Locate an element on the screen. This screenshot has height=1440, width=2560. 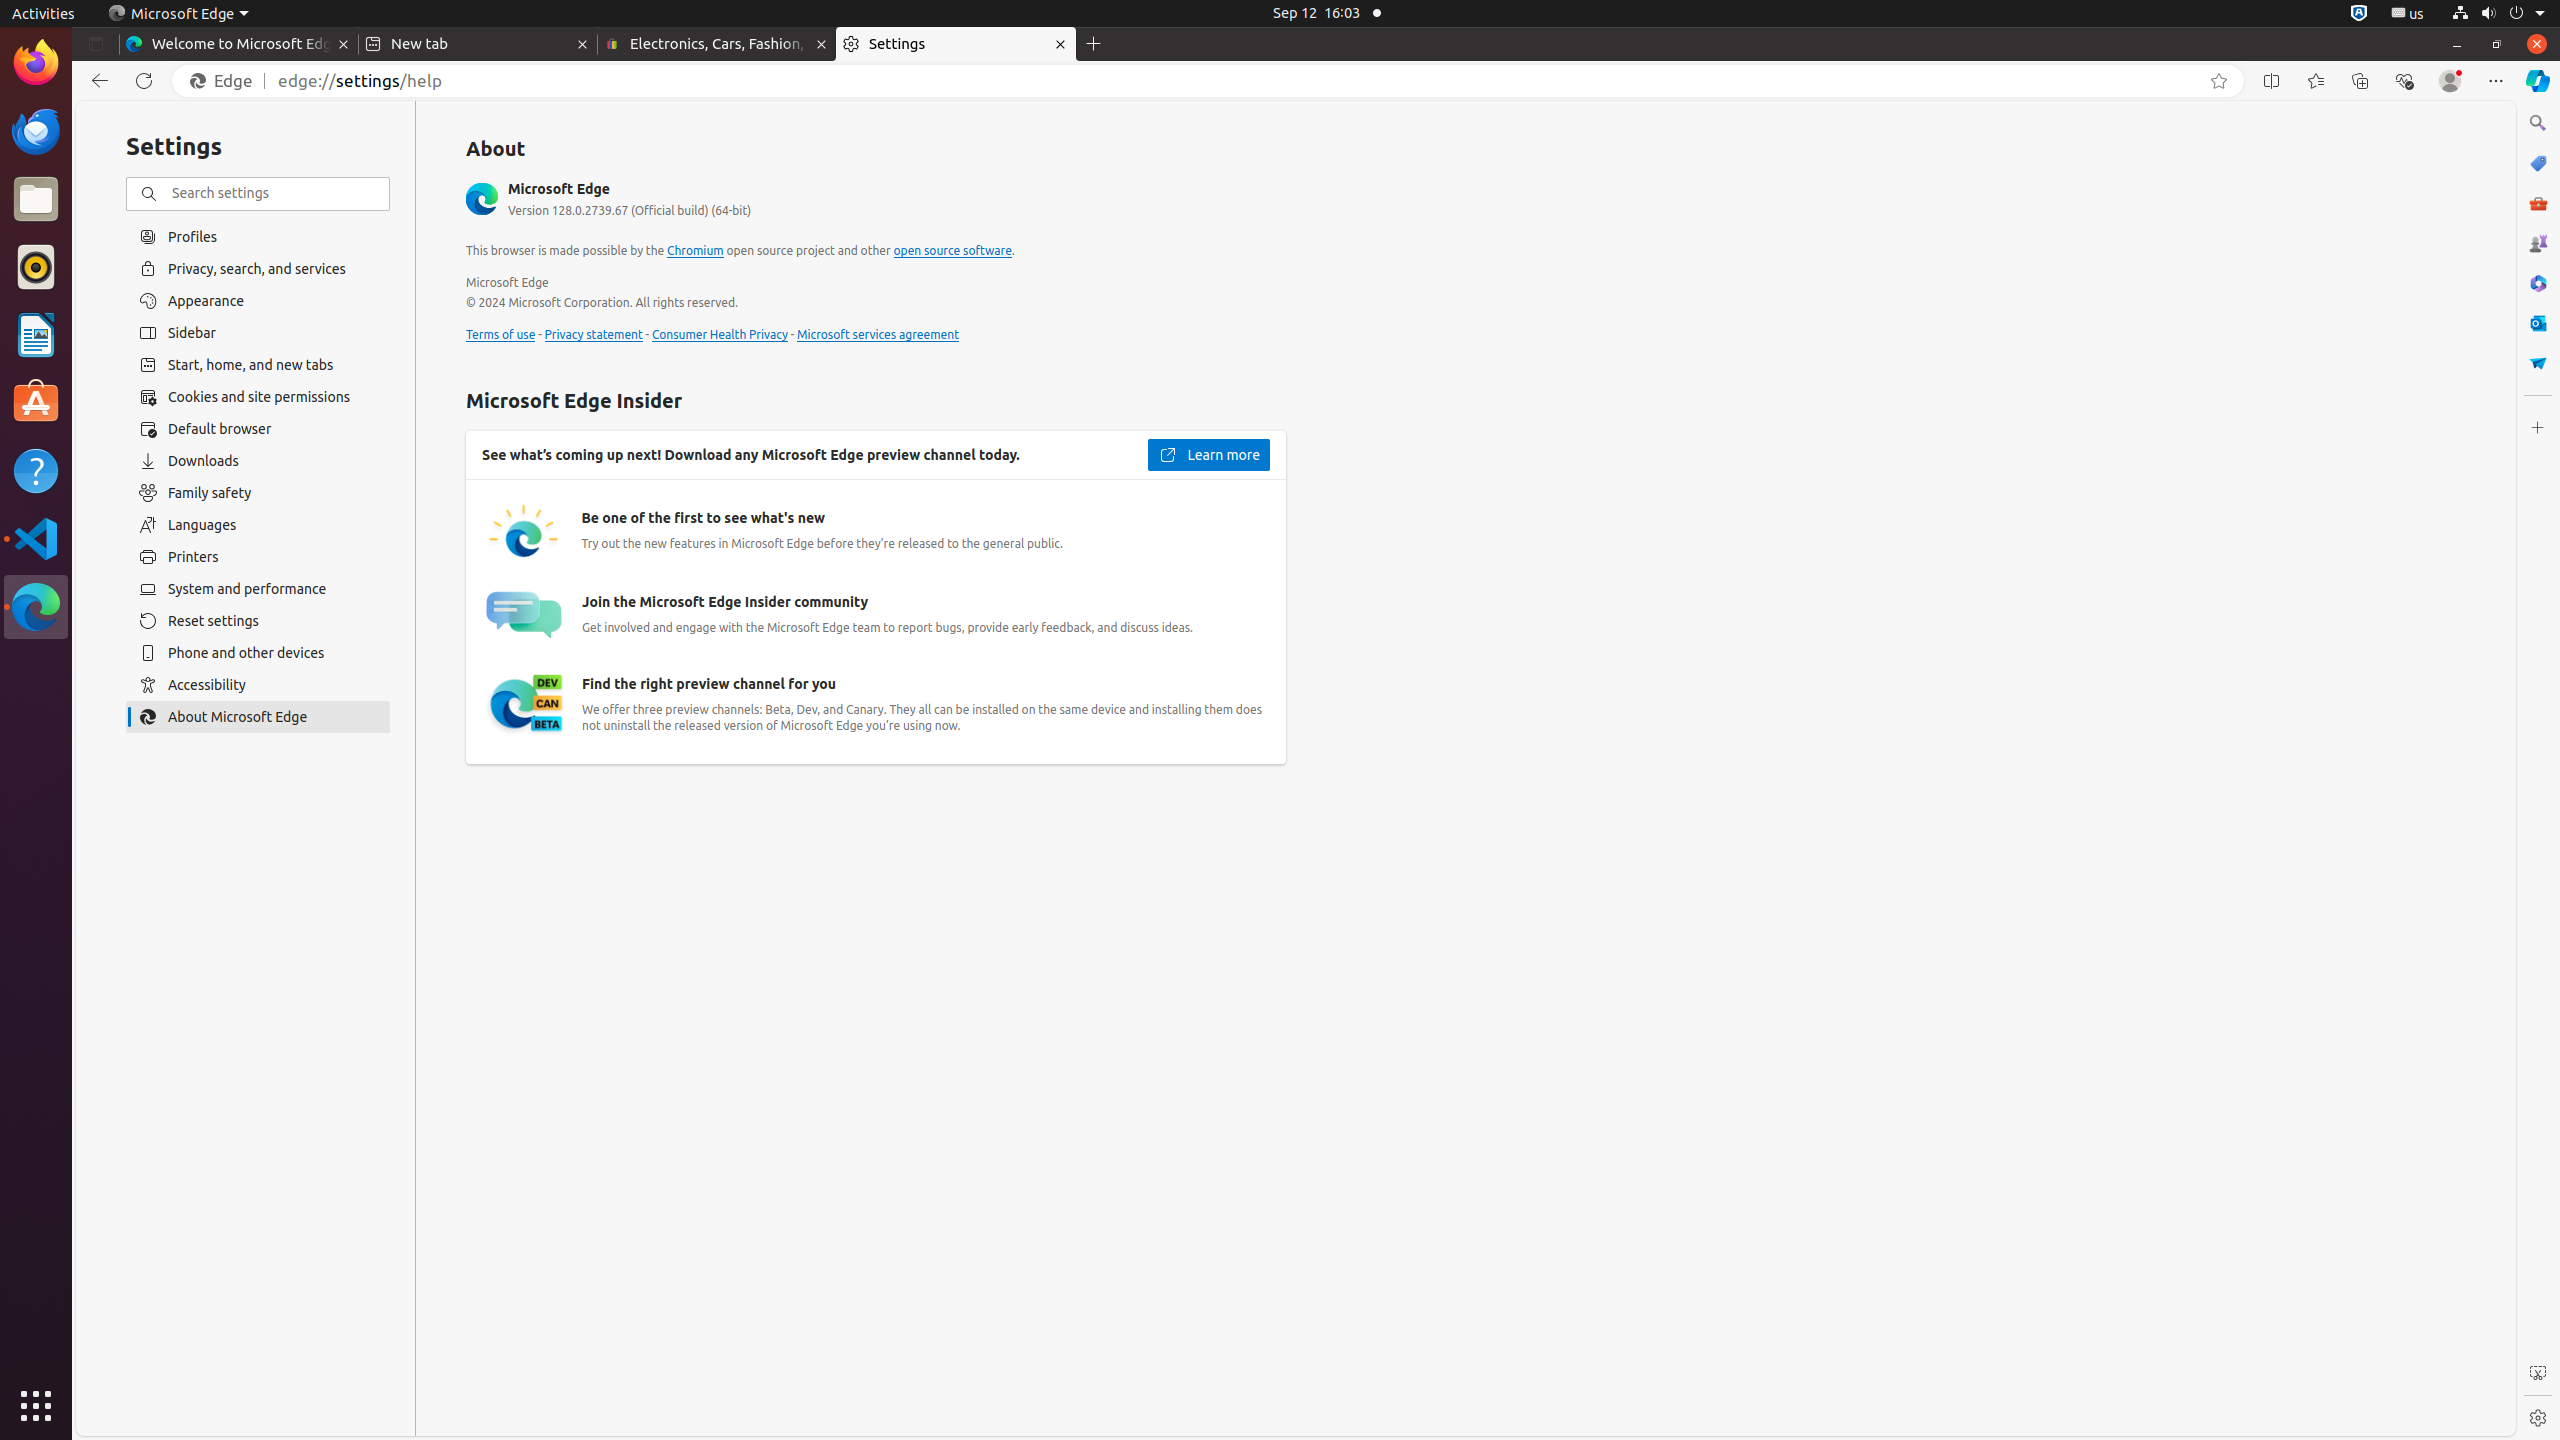
'Add this page to favorites (Ctrl+D)' is located at coordinates (2218, 80).